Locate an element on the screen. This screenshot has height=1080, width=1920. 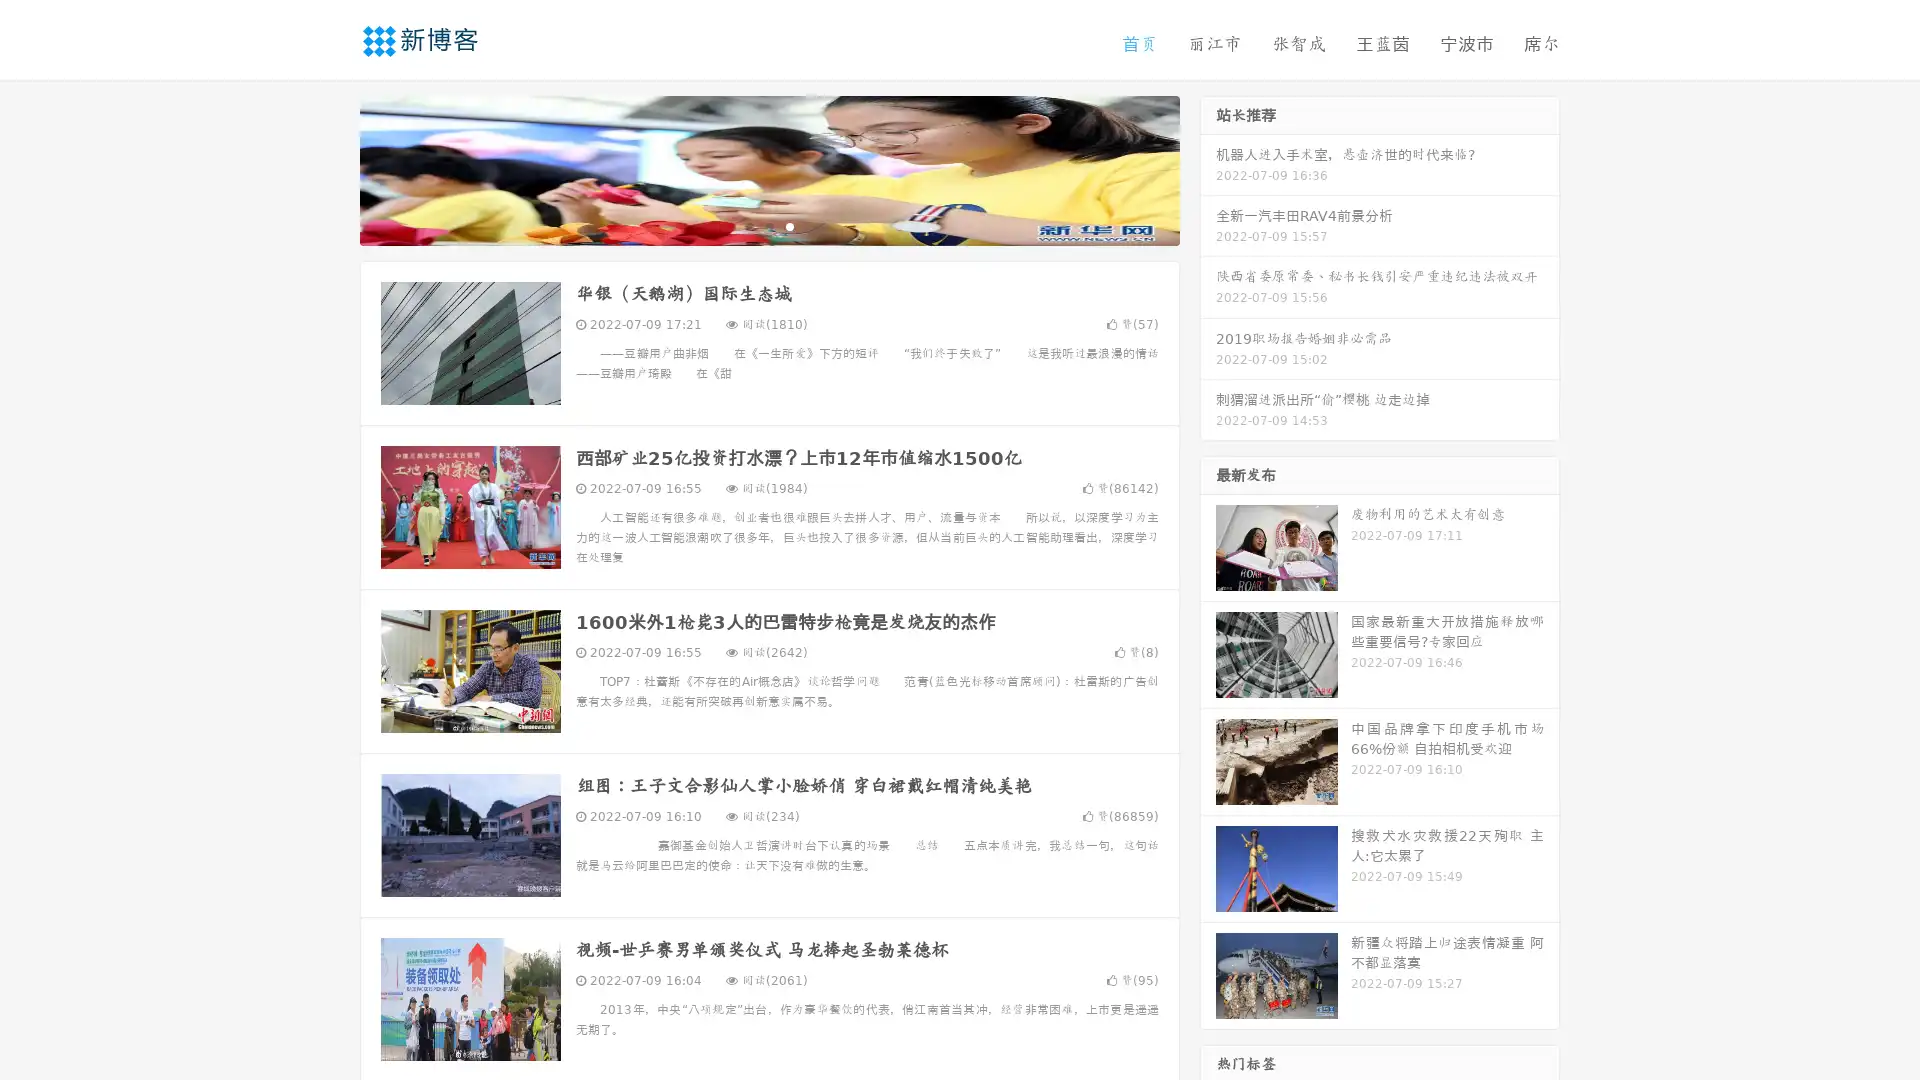
Next slide is located at coordinates (1208, 168).